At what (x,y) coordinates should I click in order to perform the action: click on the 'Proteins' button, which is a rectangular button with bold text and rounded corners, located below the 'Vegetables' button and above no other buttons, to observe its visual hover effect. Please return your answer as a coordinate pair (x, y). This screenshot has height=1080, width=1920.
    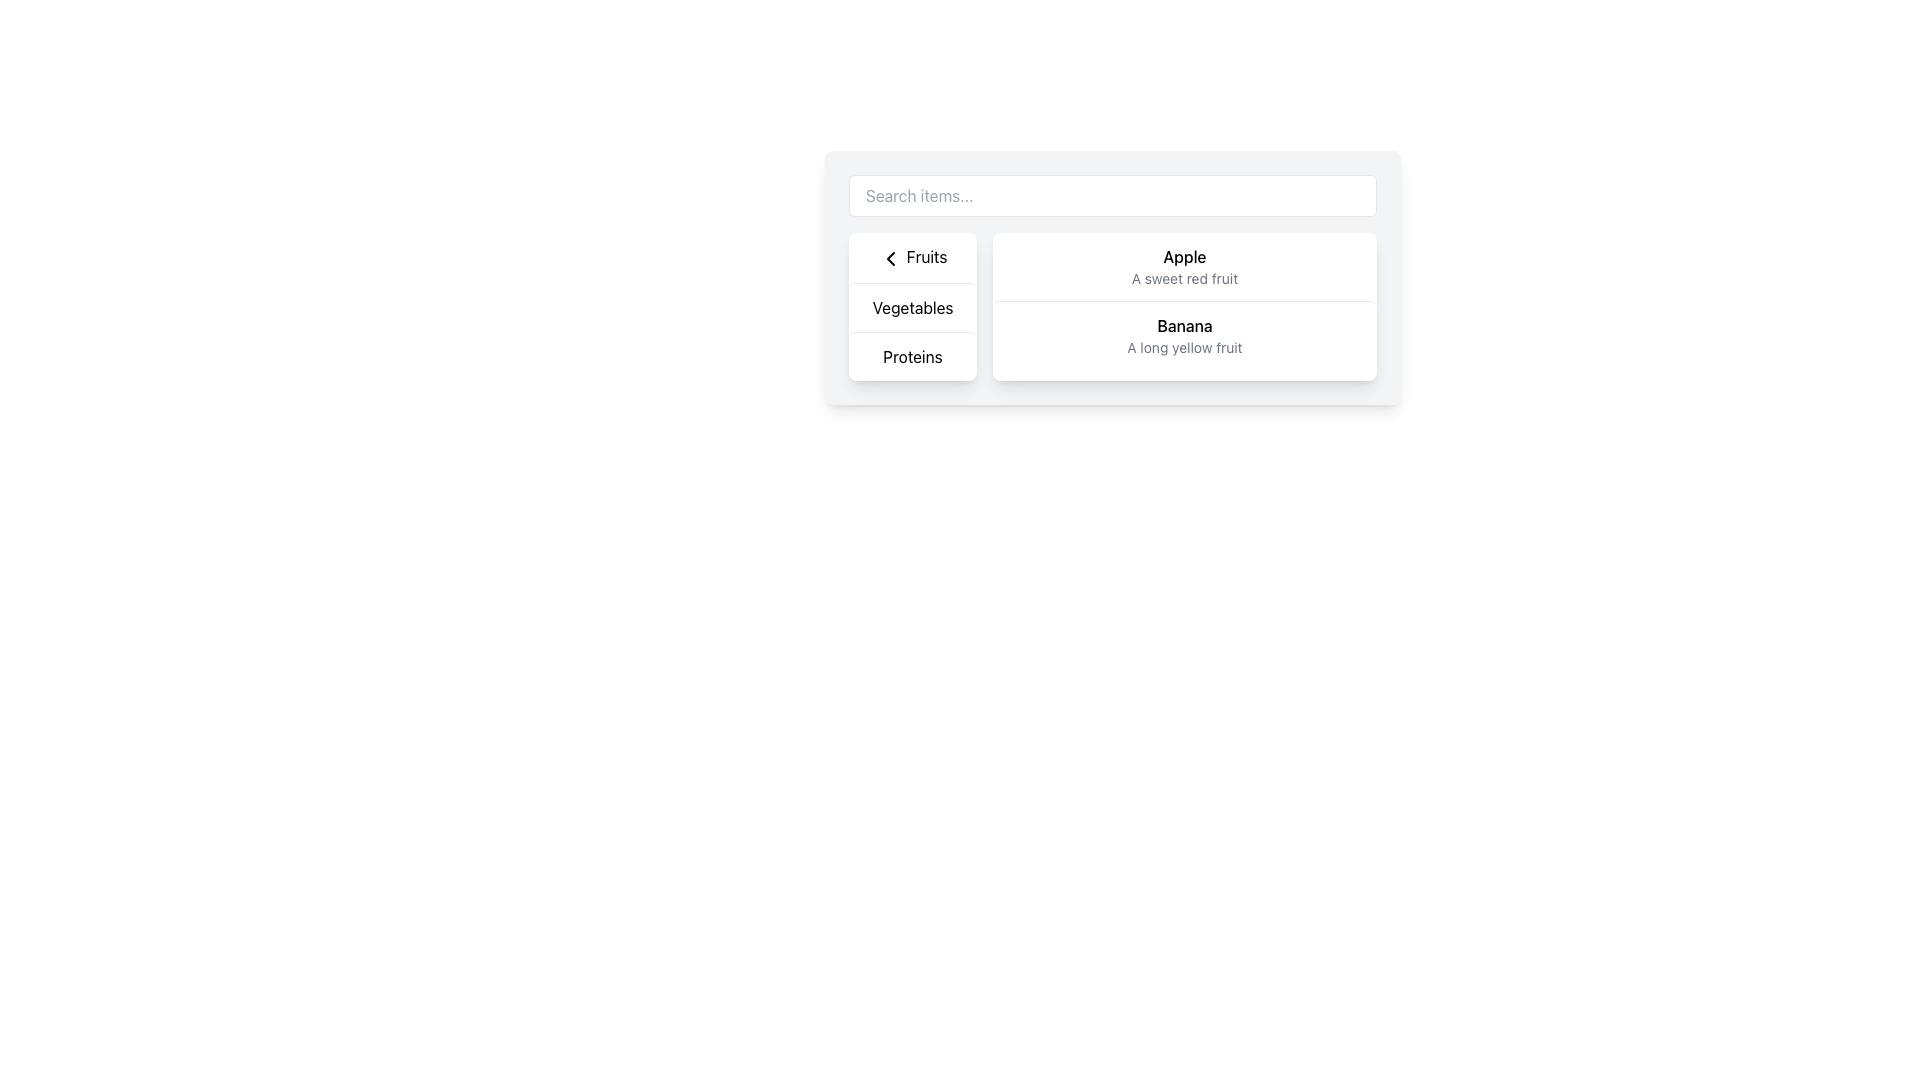
    Looking at the image, I should click on (911, 354).